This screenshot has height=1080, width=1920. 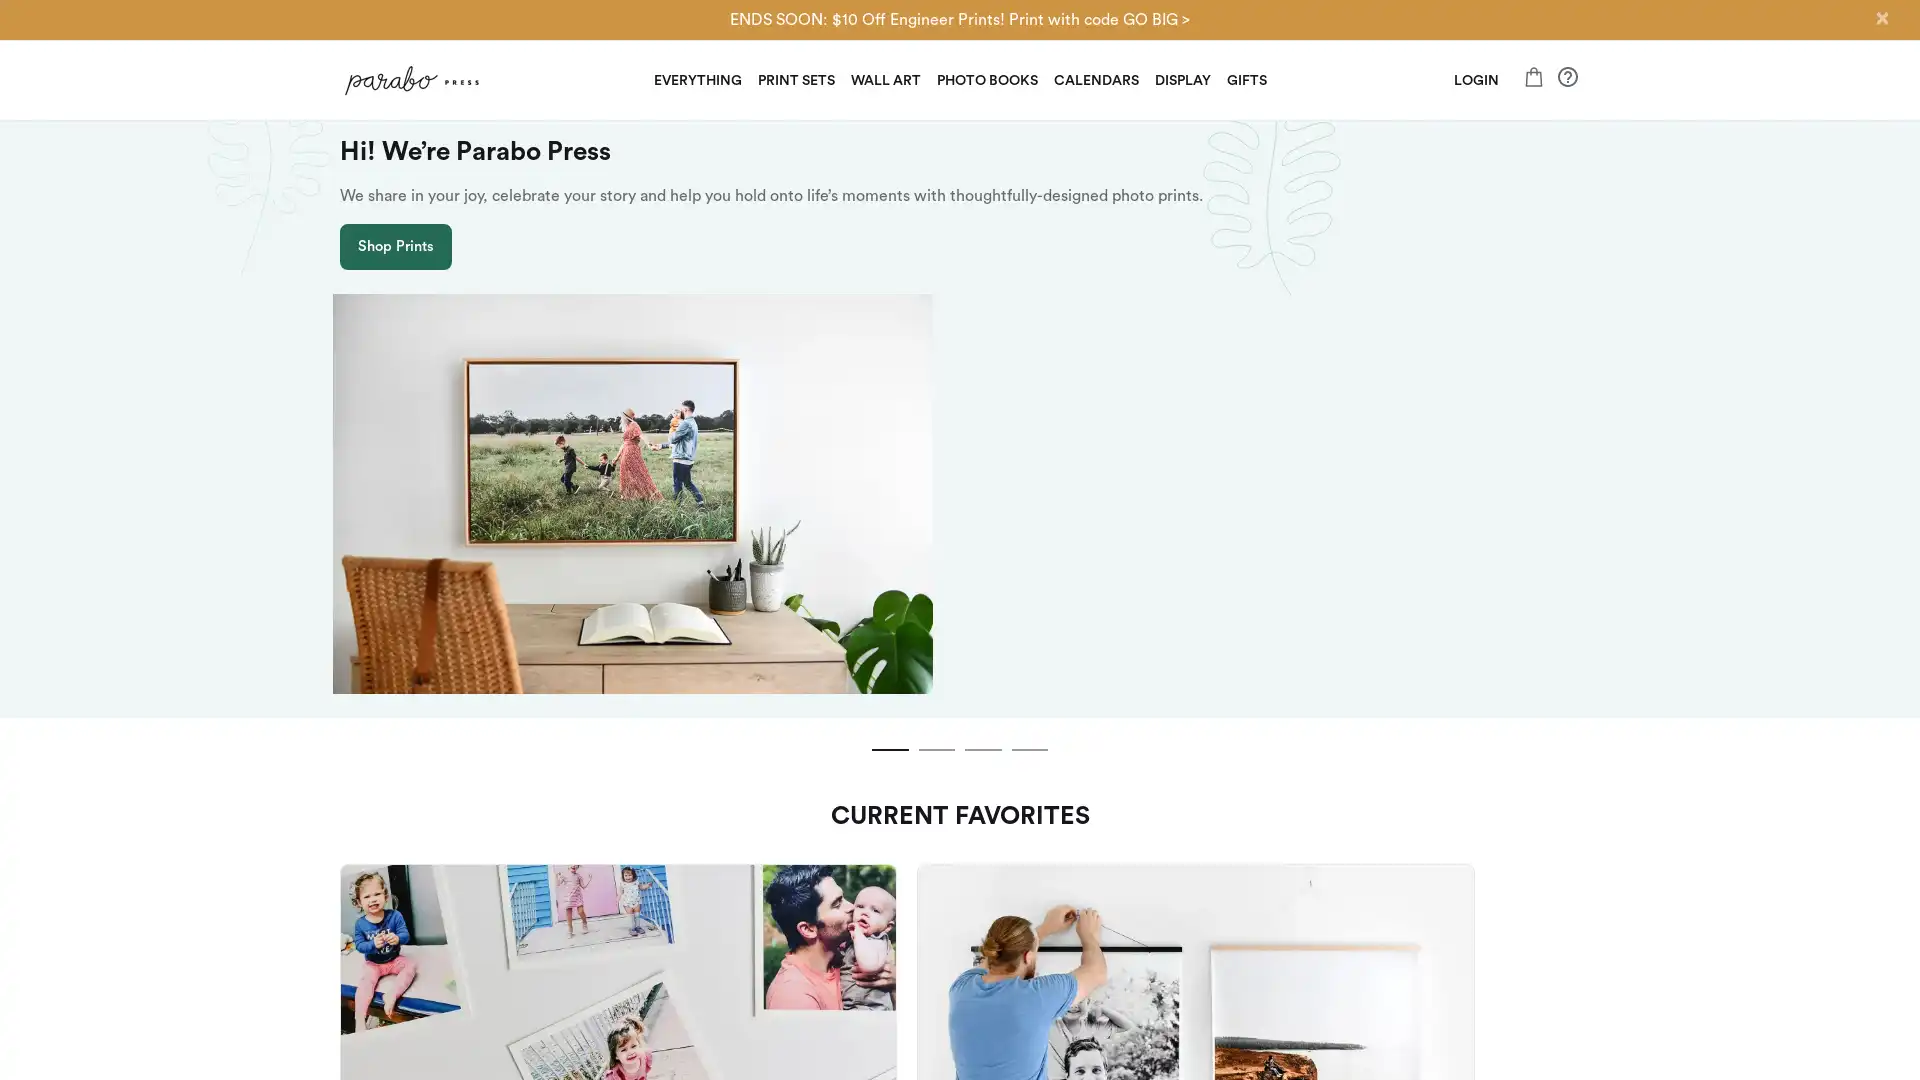 What do you see at coordinates (1880, 18) in the screenshot?
I see `Close` at bounding box center [1880, 18].